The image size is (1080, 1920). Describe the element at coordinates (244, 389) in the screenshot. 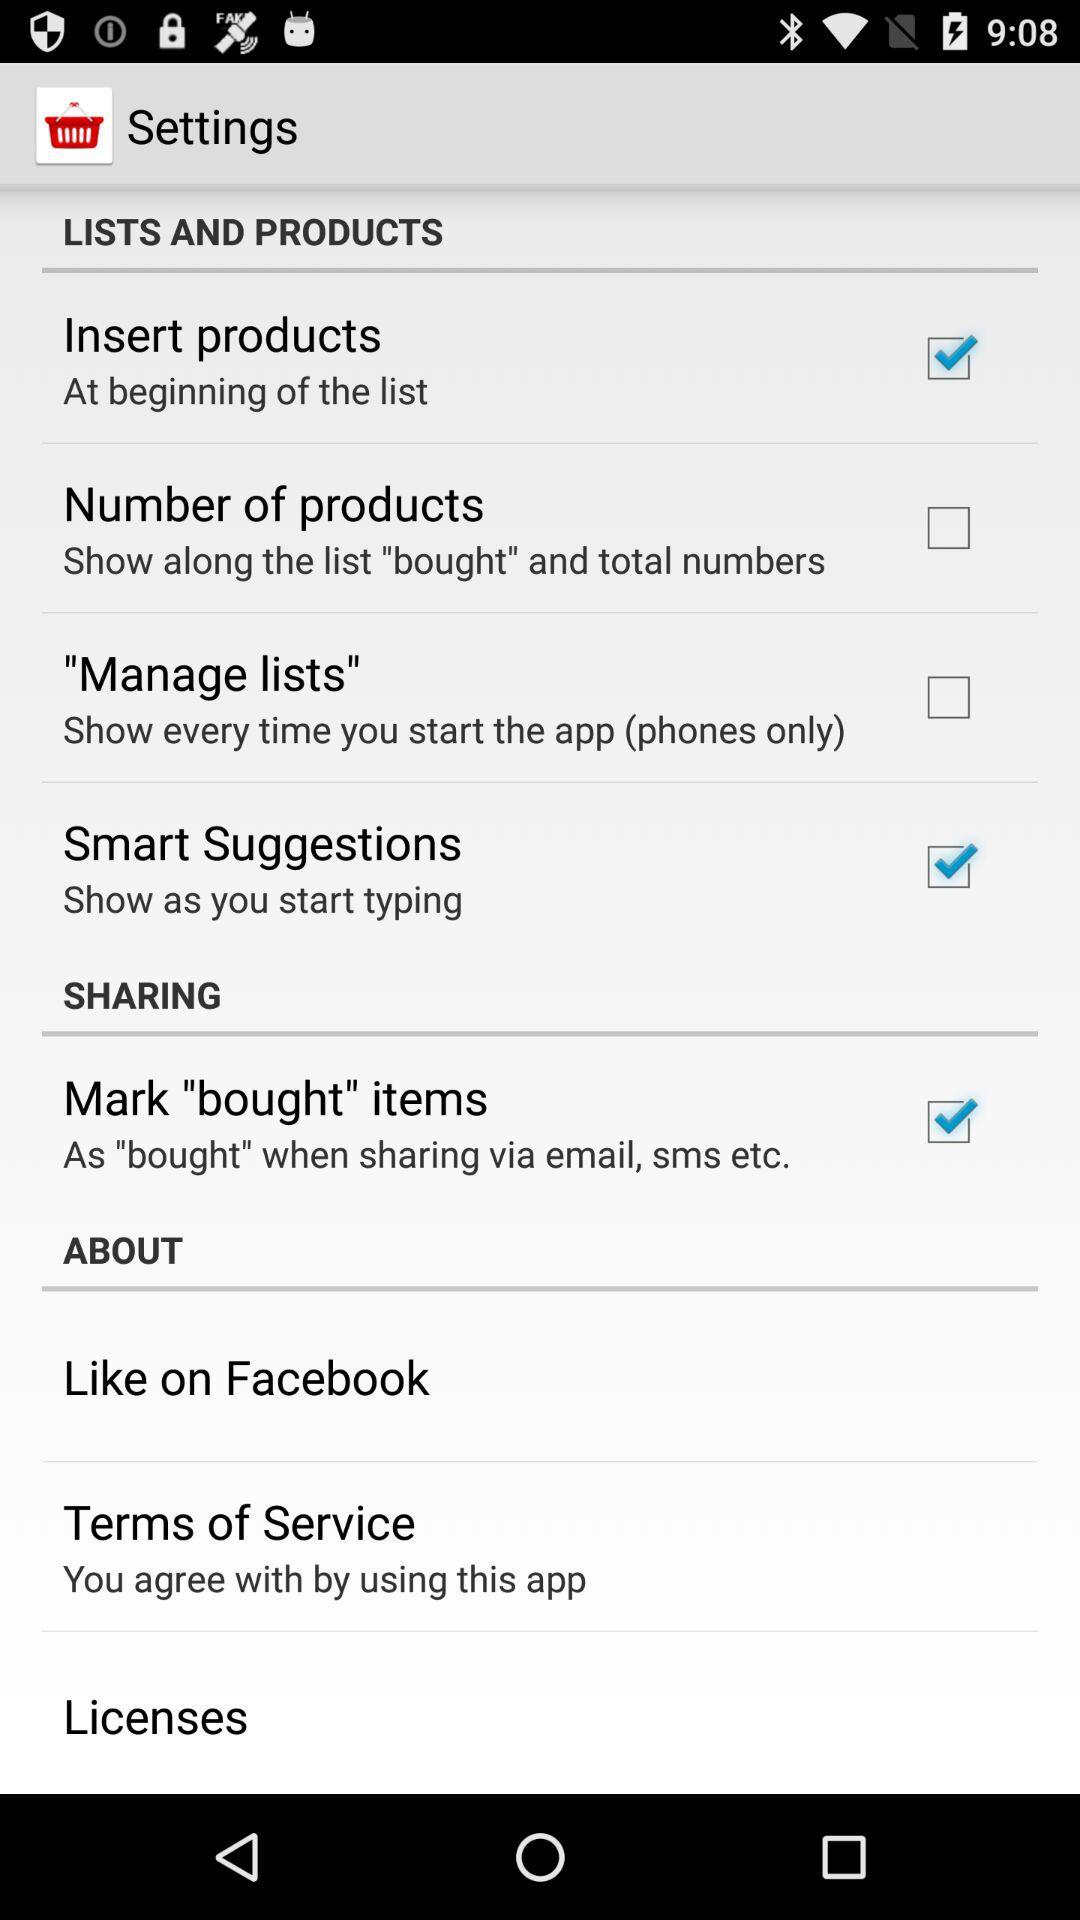

I see `icon above the number of products app` at that location.